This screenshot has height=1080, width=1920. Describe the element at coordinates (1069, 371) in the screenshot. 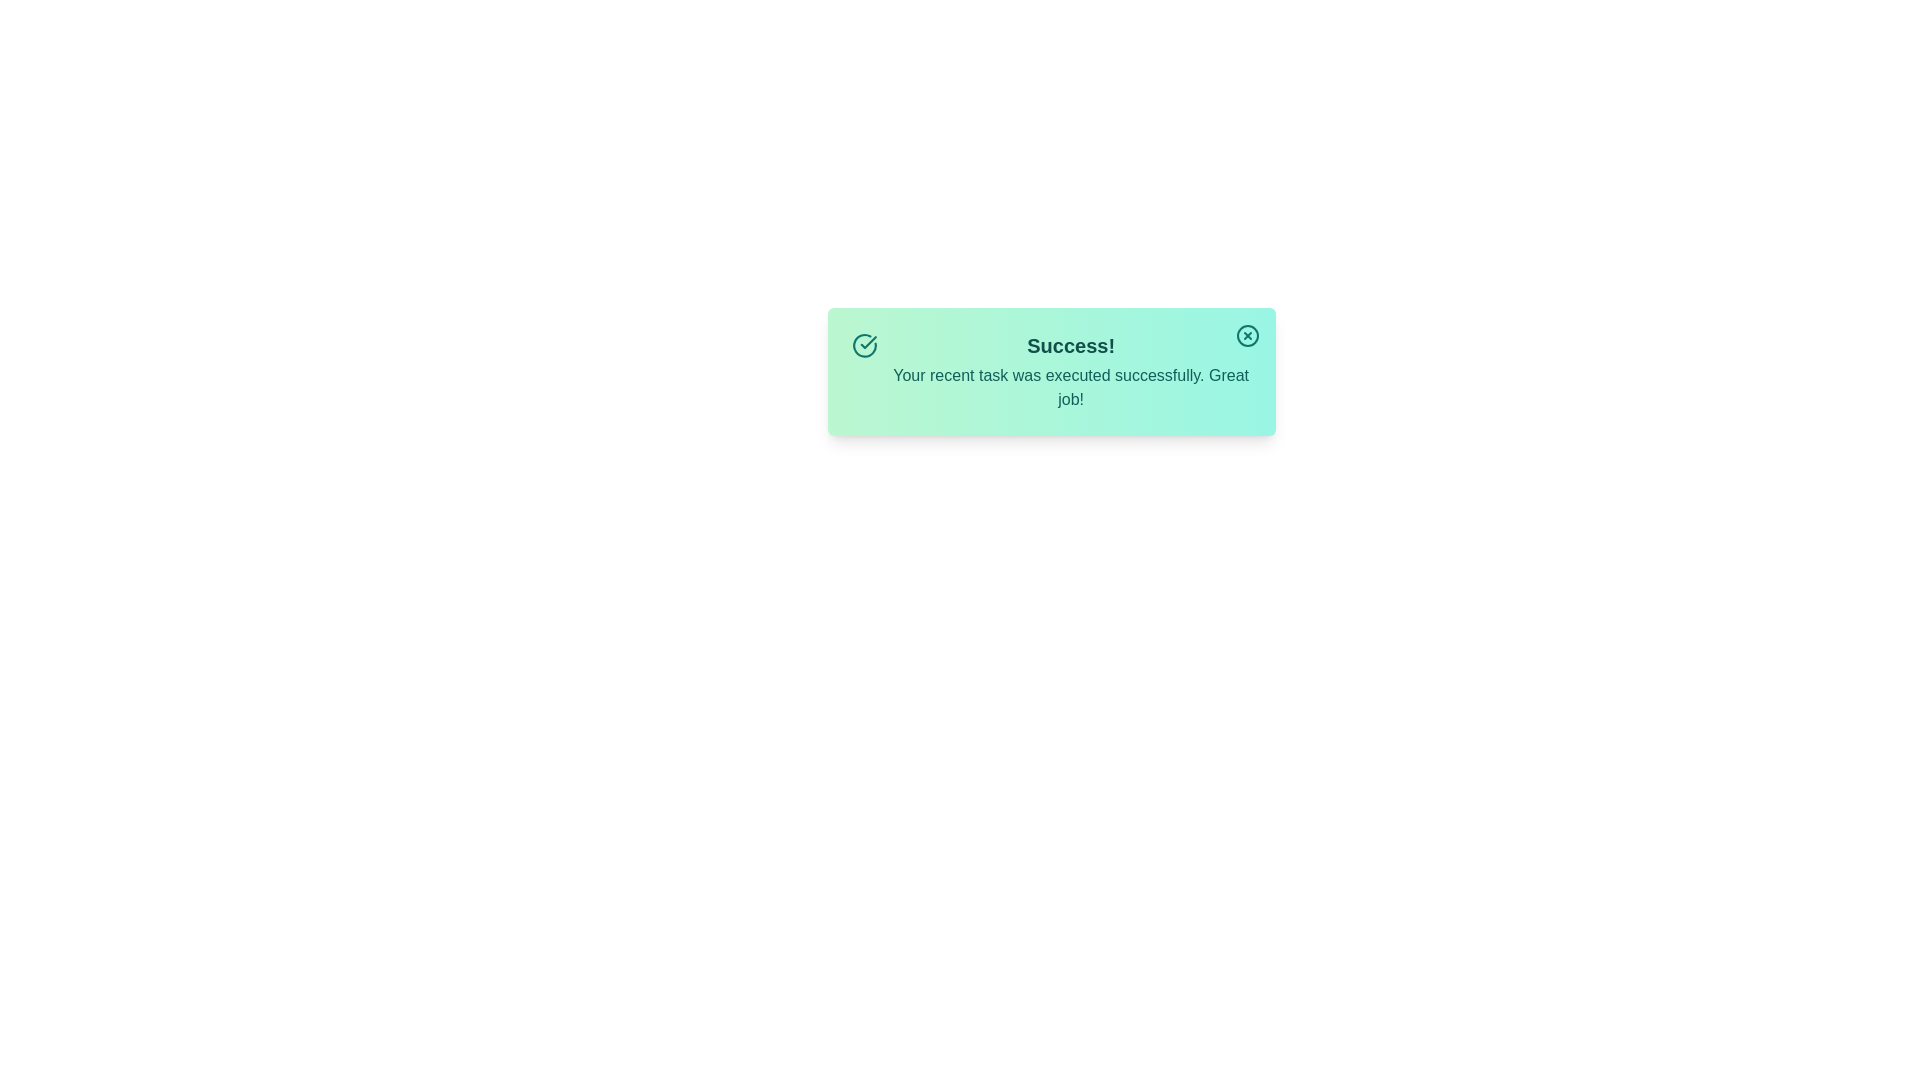

I see `the text to select it` at that location.